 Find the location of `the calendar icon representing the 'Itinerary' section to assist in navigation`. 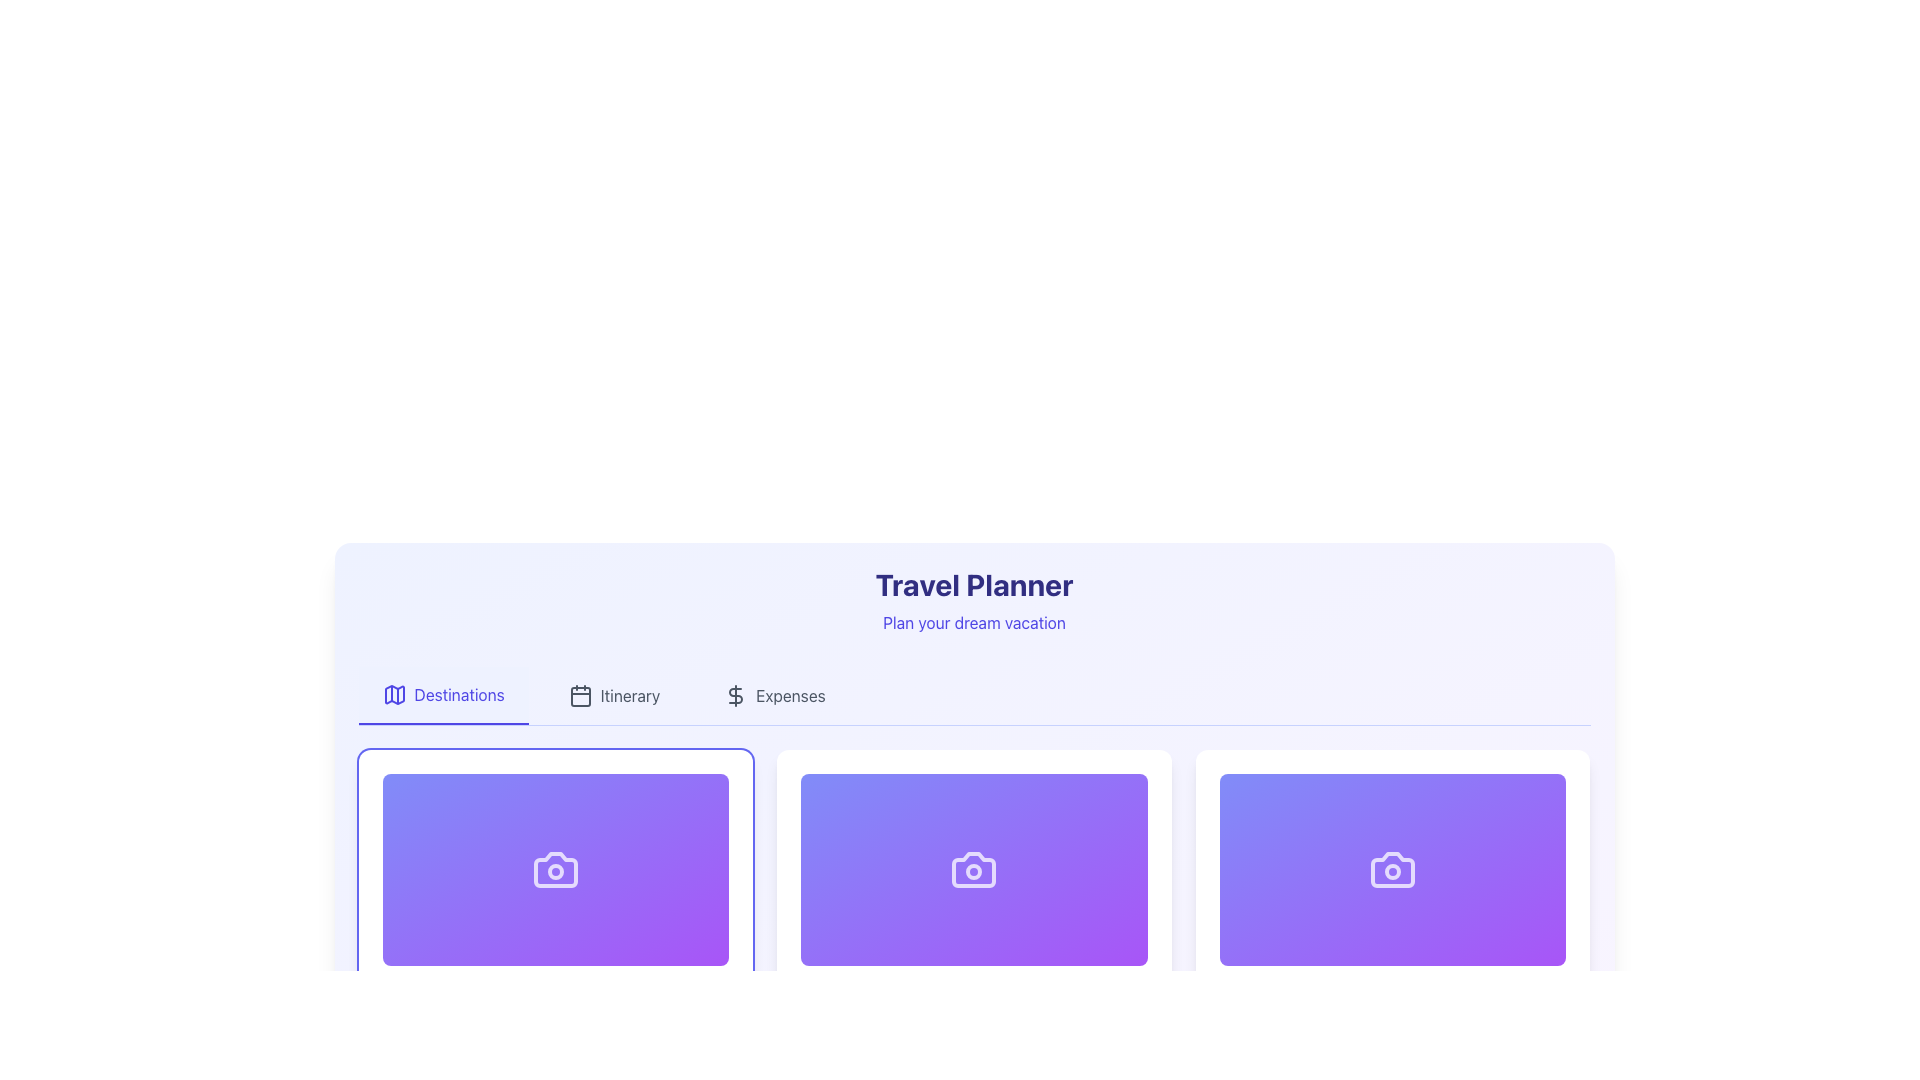

the calendar icon representing the 'Itinerary' section to assist in navigation is located at coordinates (579, 694).